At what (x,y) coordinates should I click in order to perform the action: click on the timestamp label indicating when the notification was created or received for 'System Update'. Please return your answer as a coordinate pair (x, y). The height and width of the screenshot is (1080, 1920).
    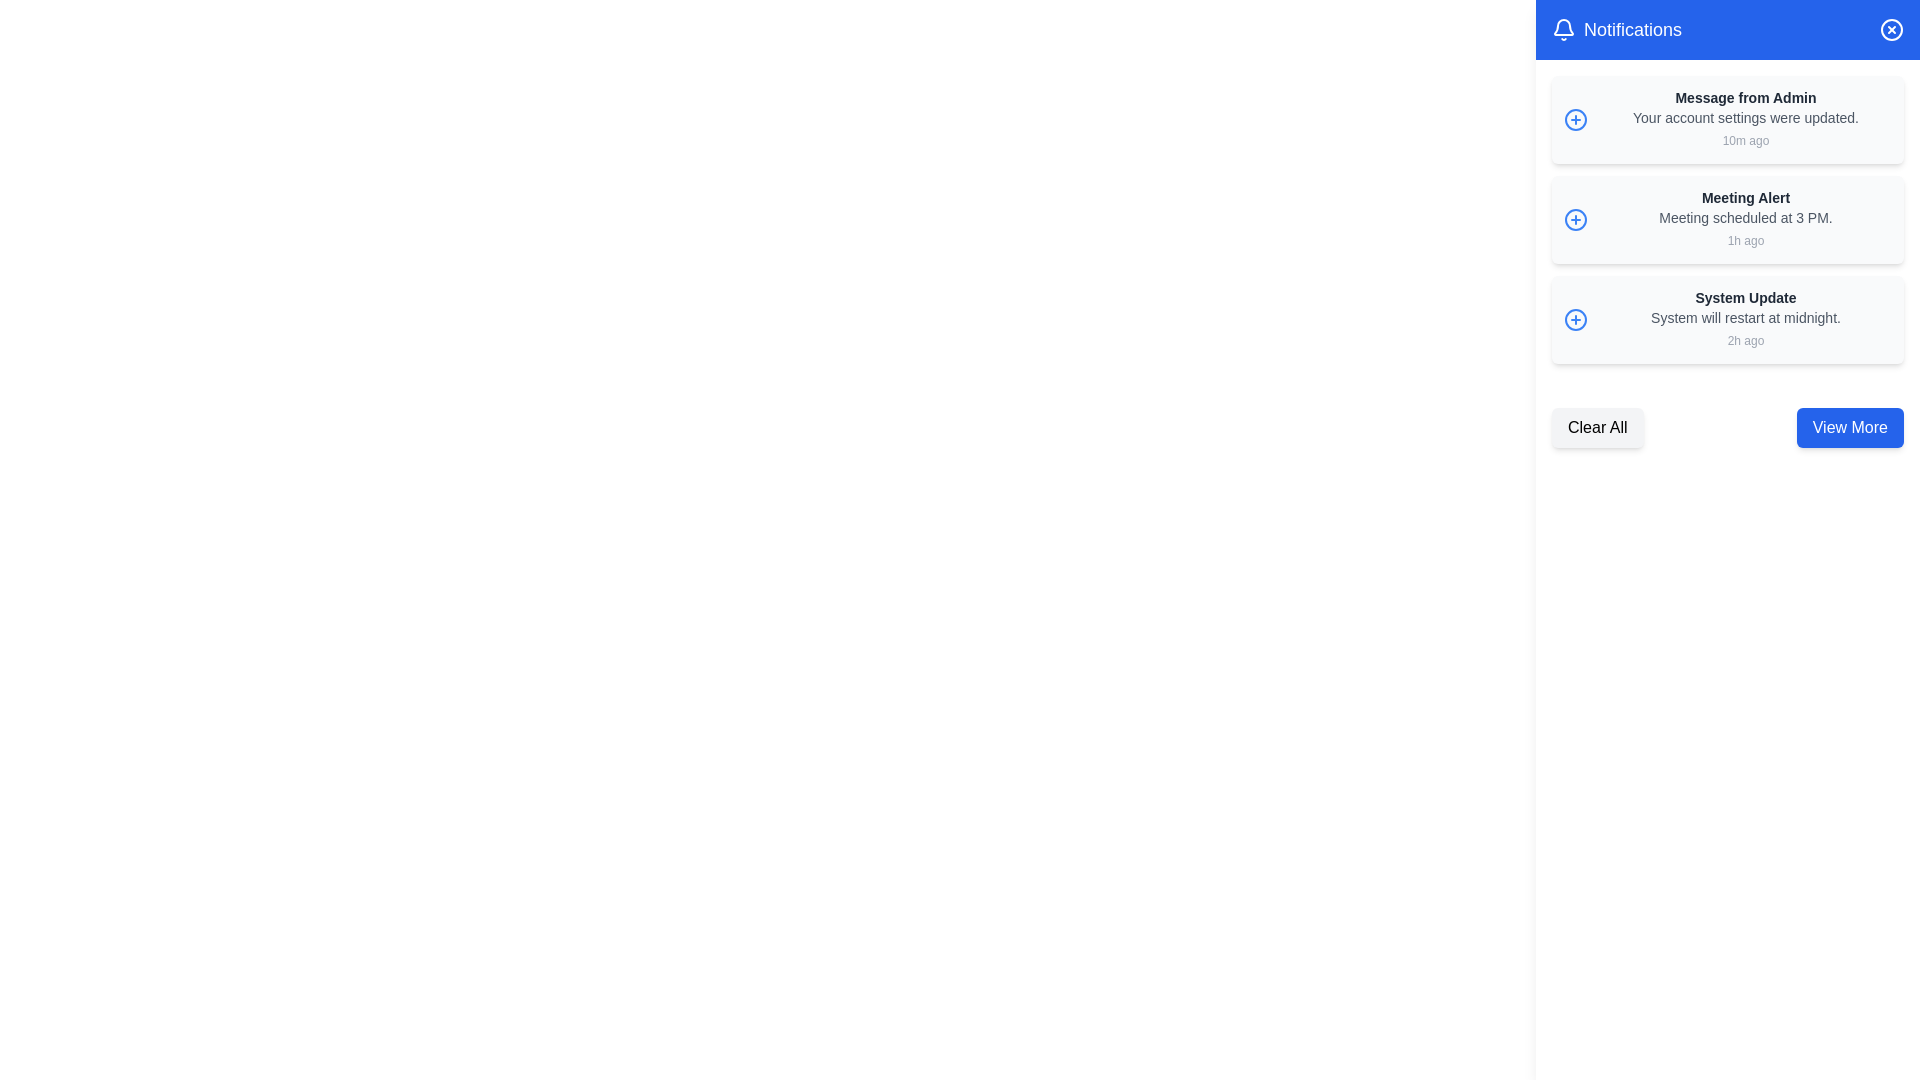
    Looking at the image, I should click on (1745, 339).